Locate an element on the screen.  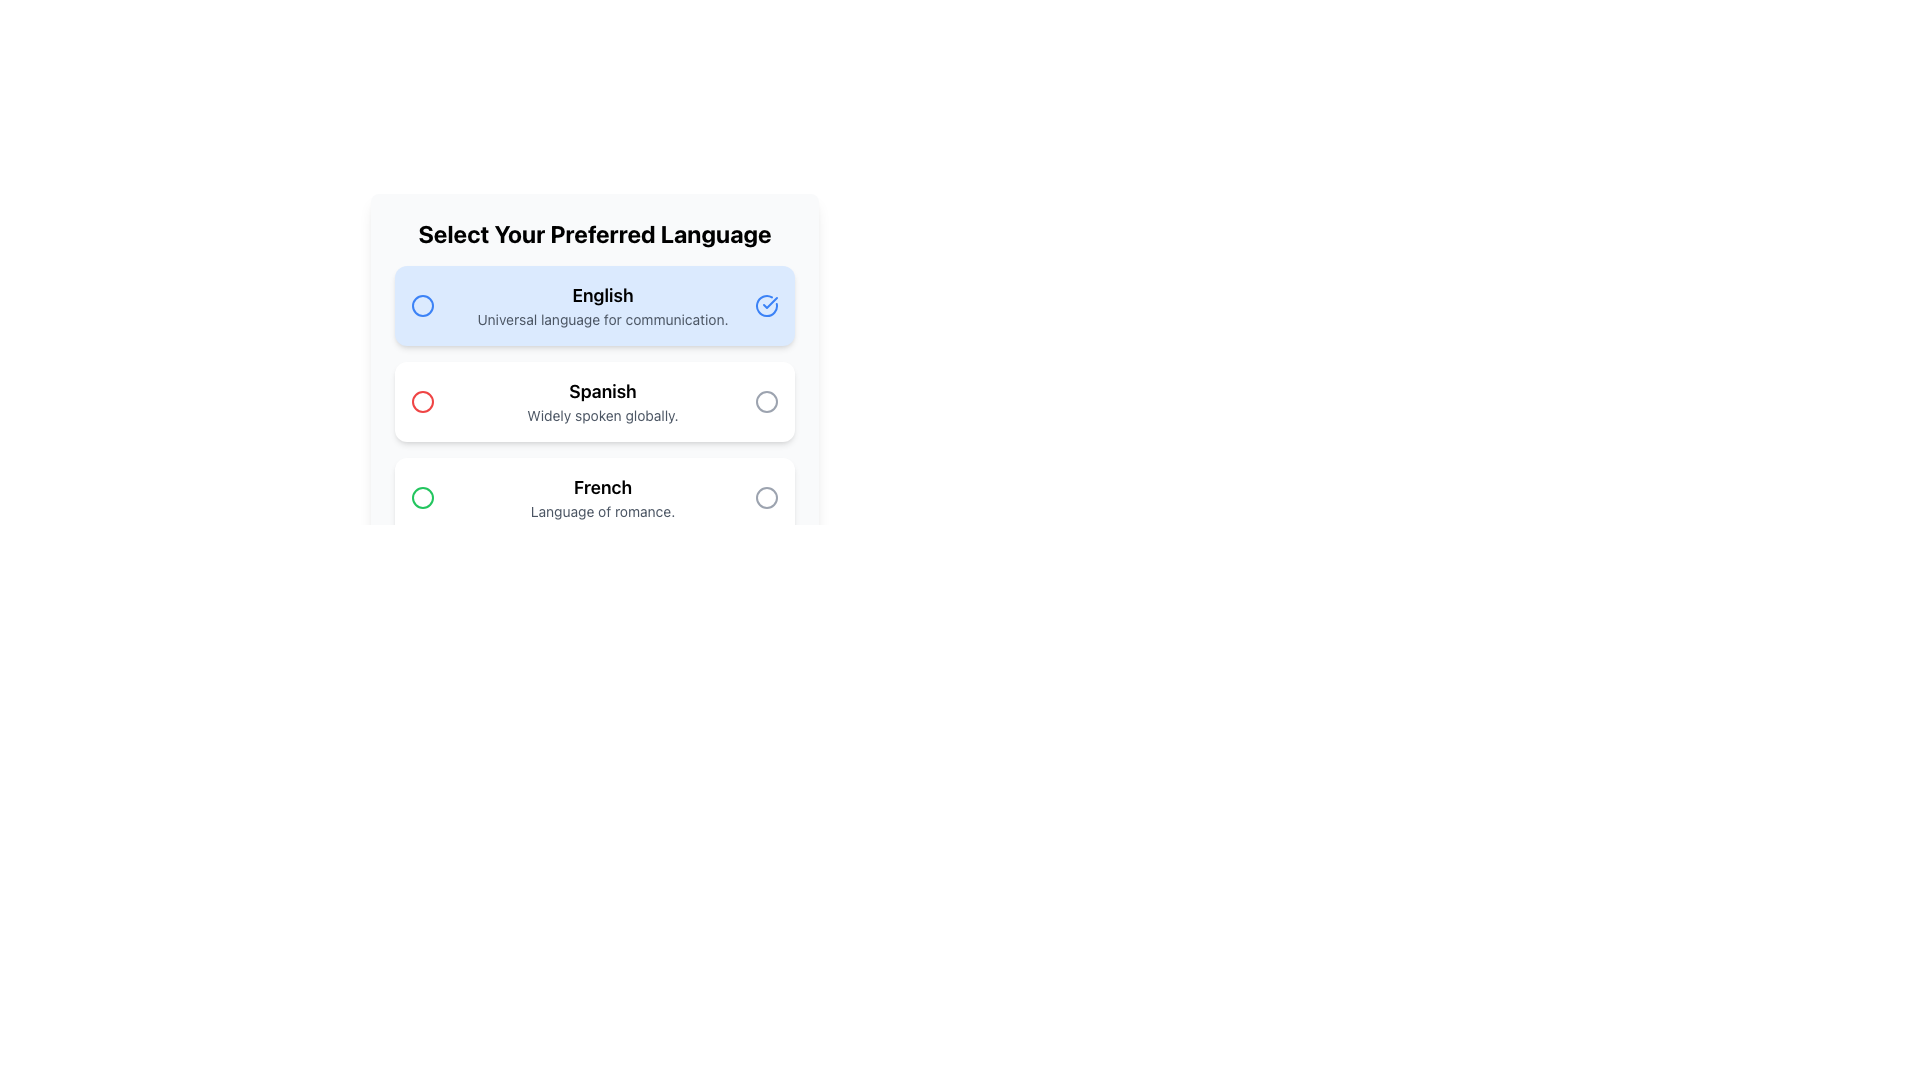
the Text Label providing a descriptive subtitle for the 'French' language option, which is positioned directly below the 'French' text is located at coordinates (602, 511).